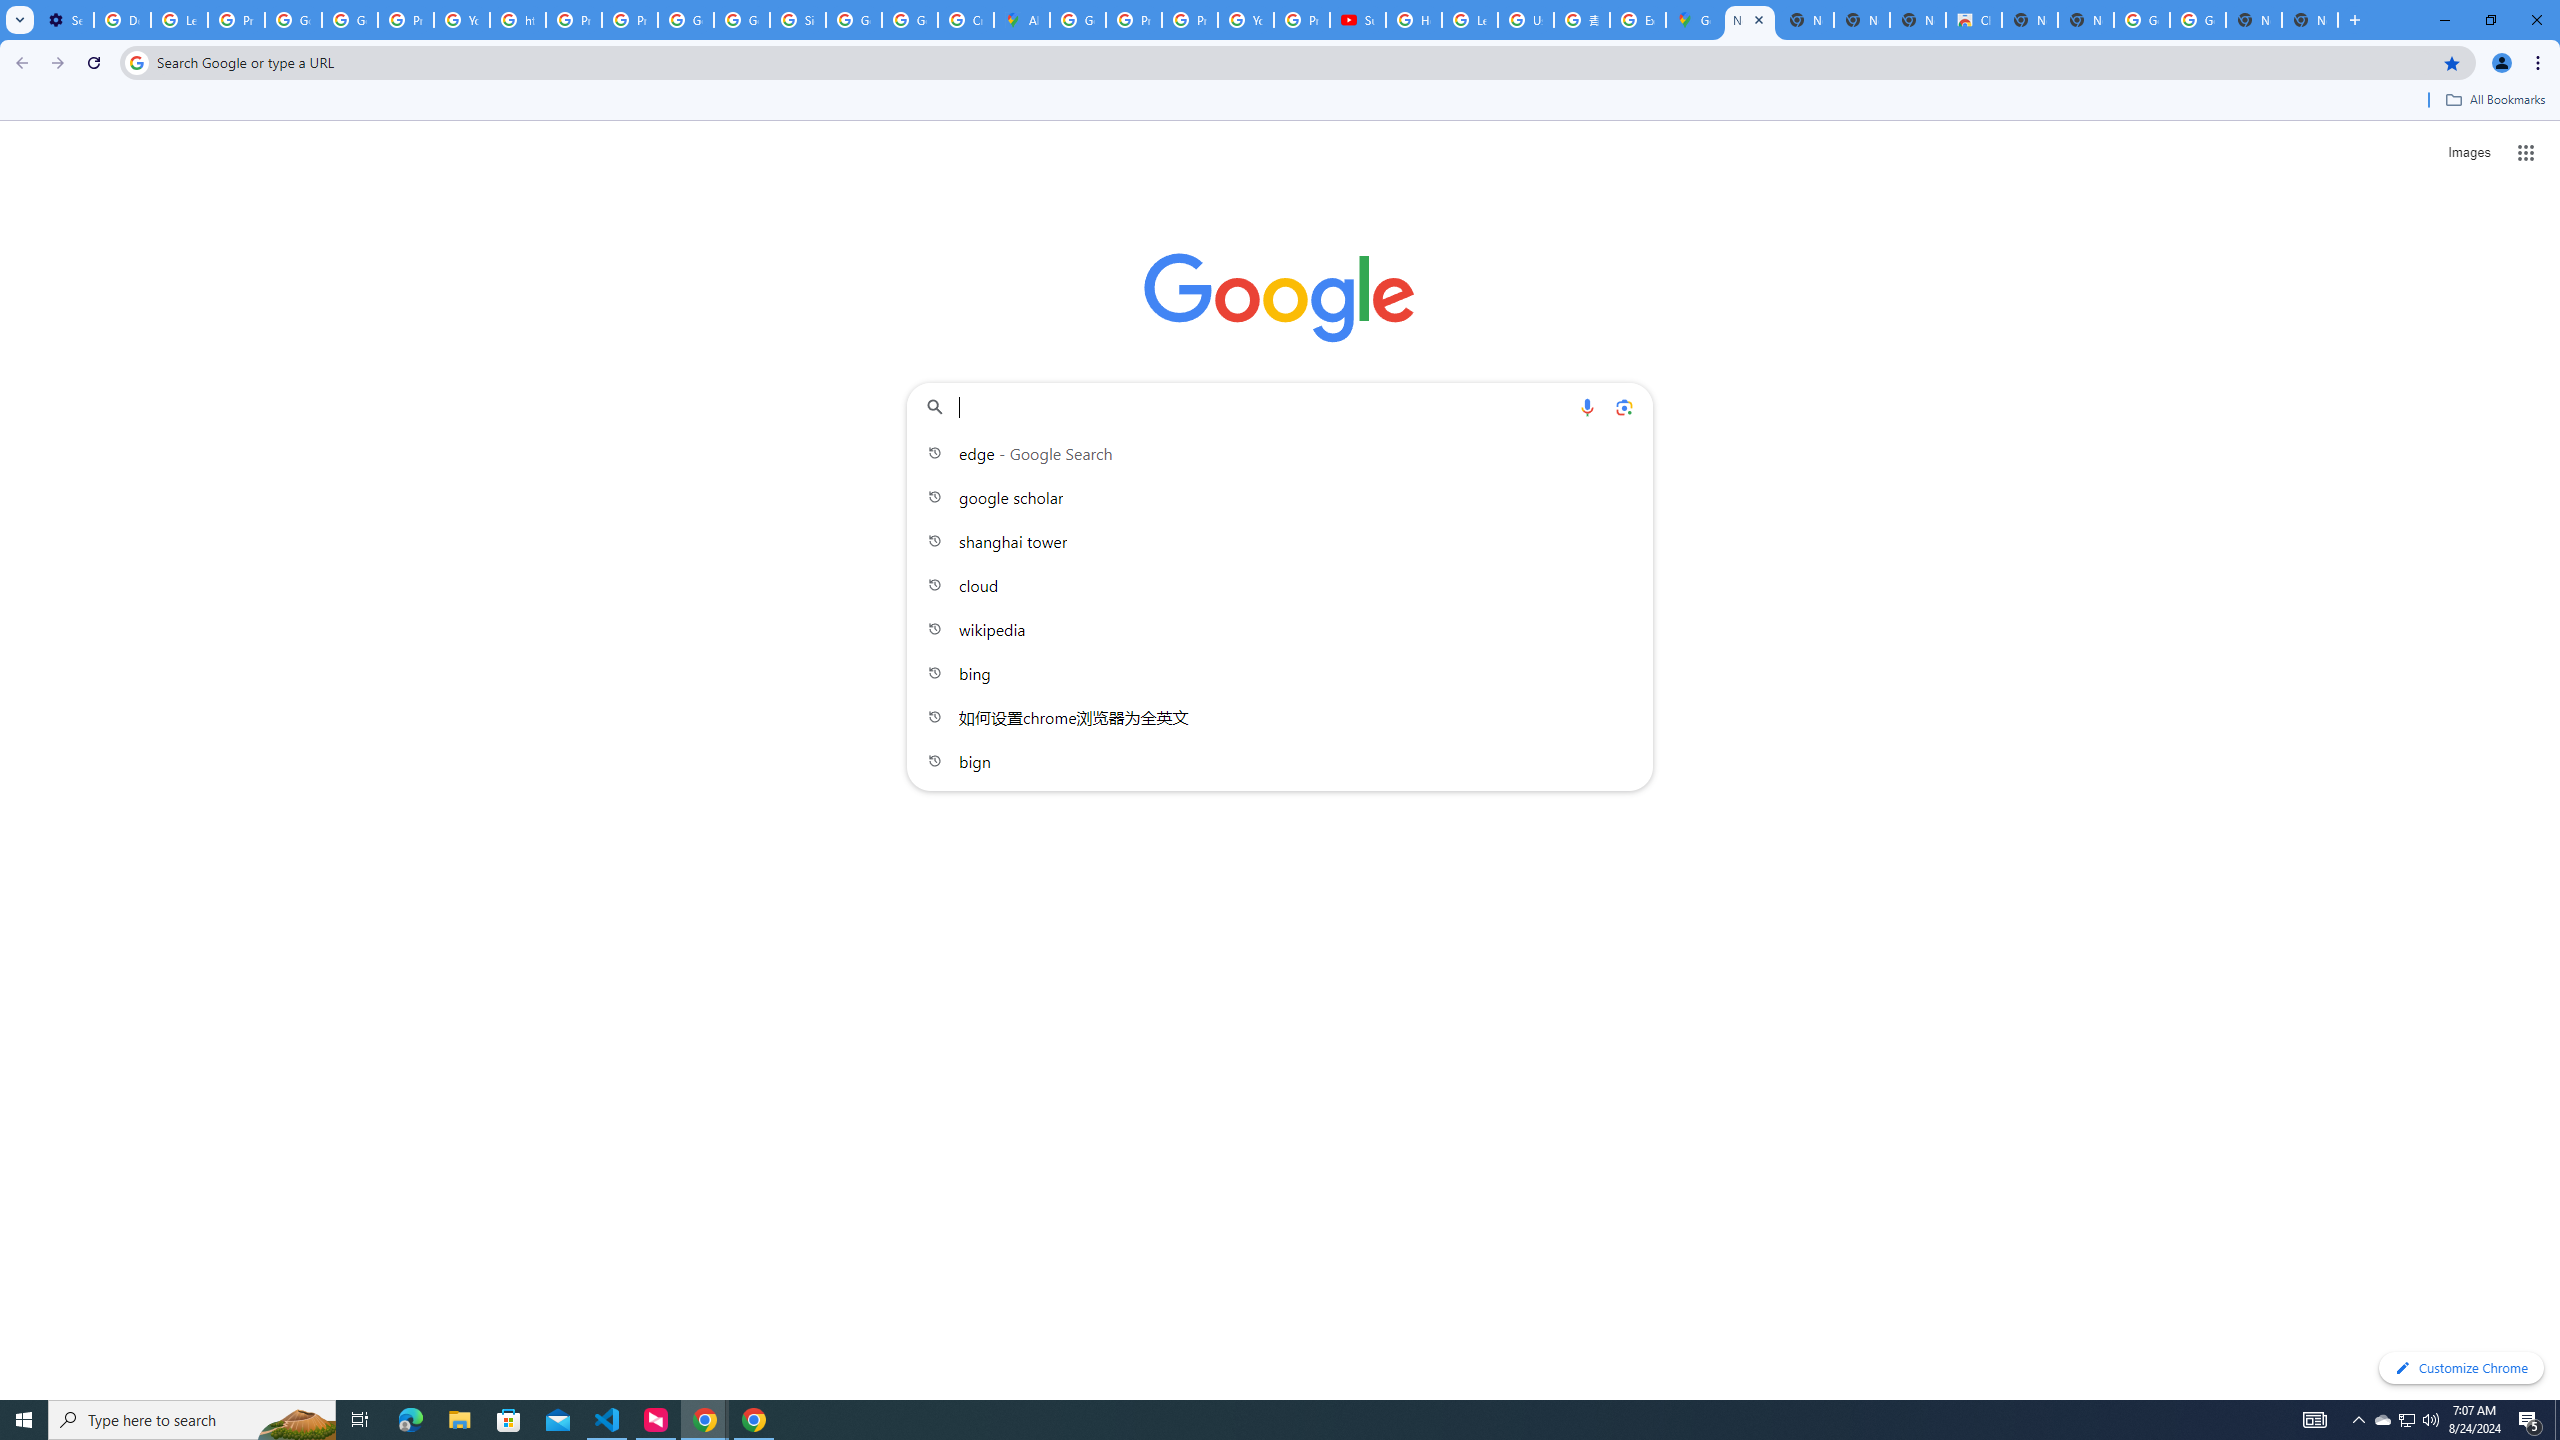 The height and width of the screenshot is (1440, 2560). What do you see at coordinates (517, 19) in the screenshot?
I see `'https://scholar.google.com/'` at bounding box center [517, 19].